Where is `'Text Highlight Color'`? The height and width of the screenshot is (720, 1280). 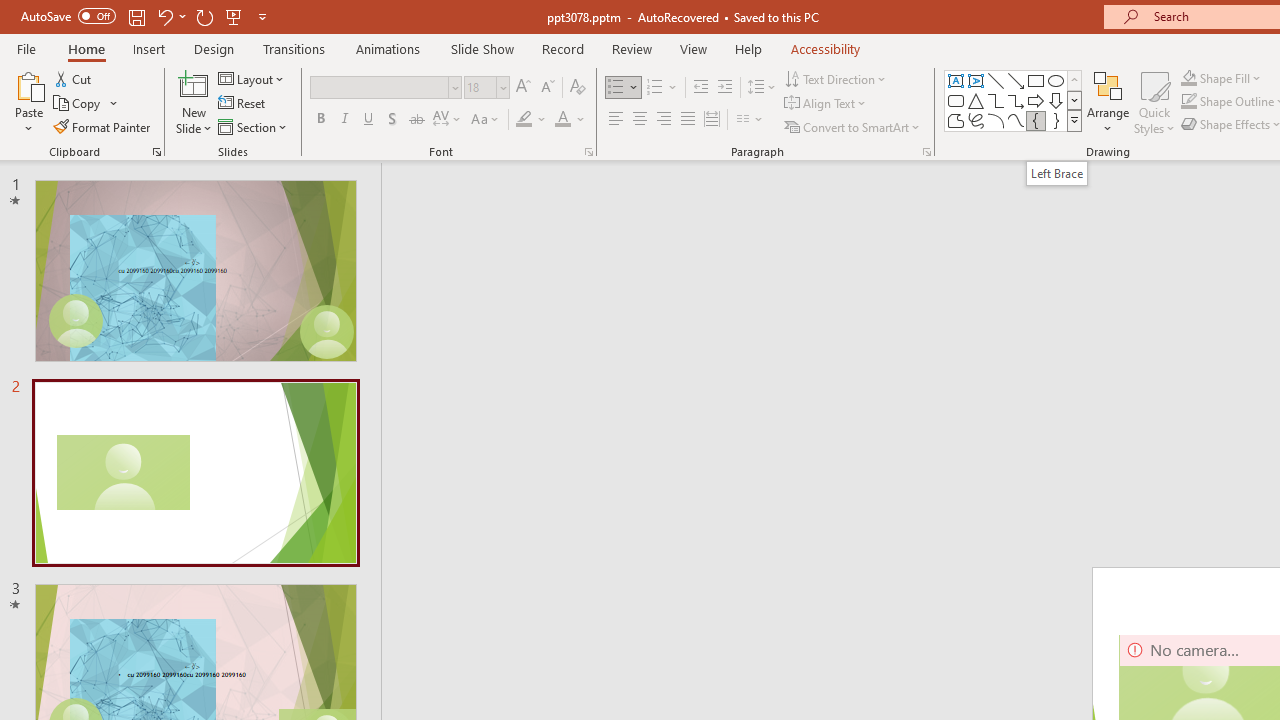 'Text Highlight Color' is located at coordinates (531, 119).